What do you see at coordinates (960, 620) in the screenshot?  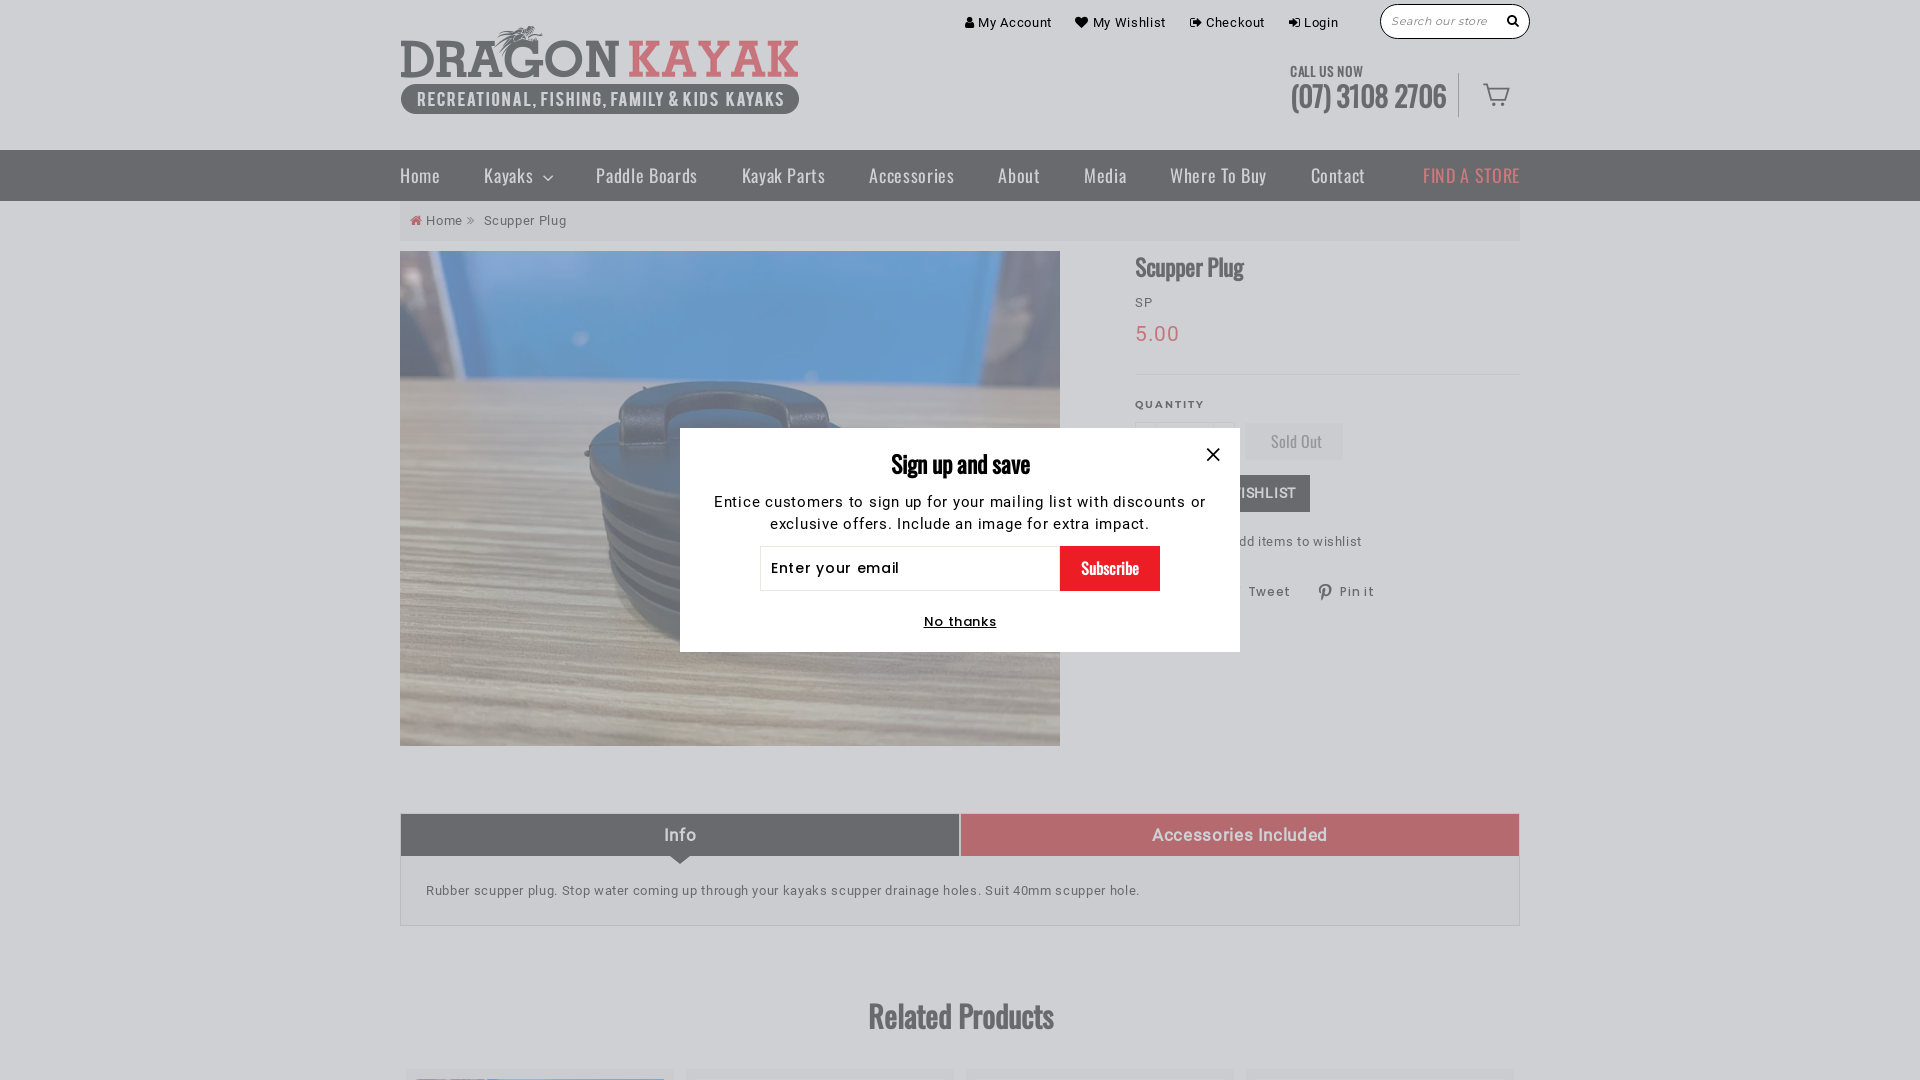 I see `'No thanks'` at bounding box center [960, 620].